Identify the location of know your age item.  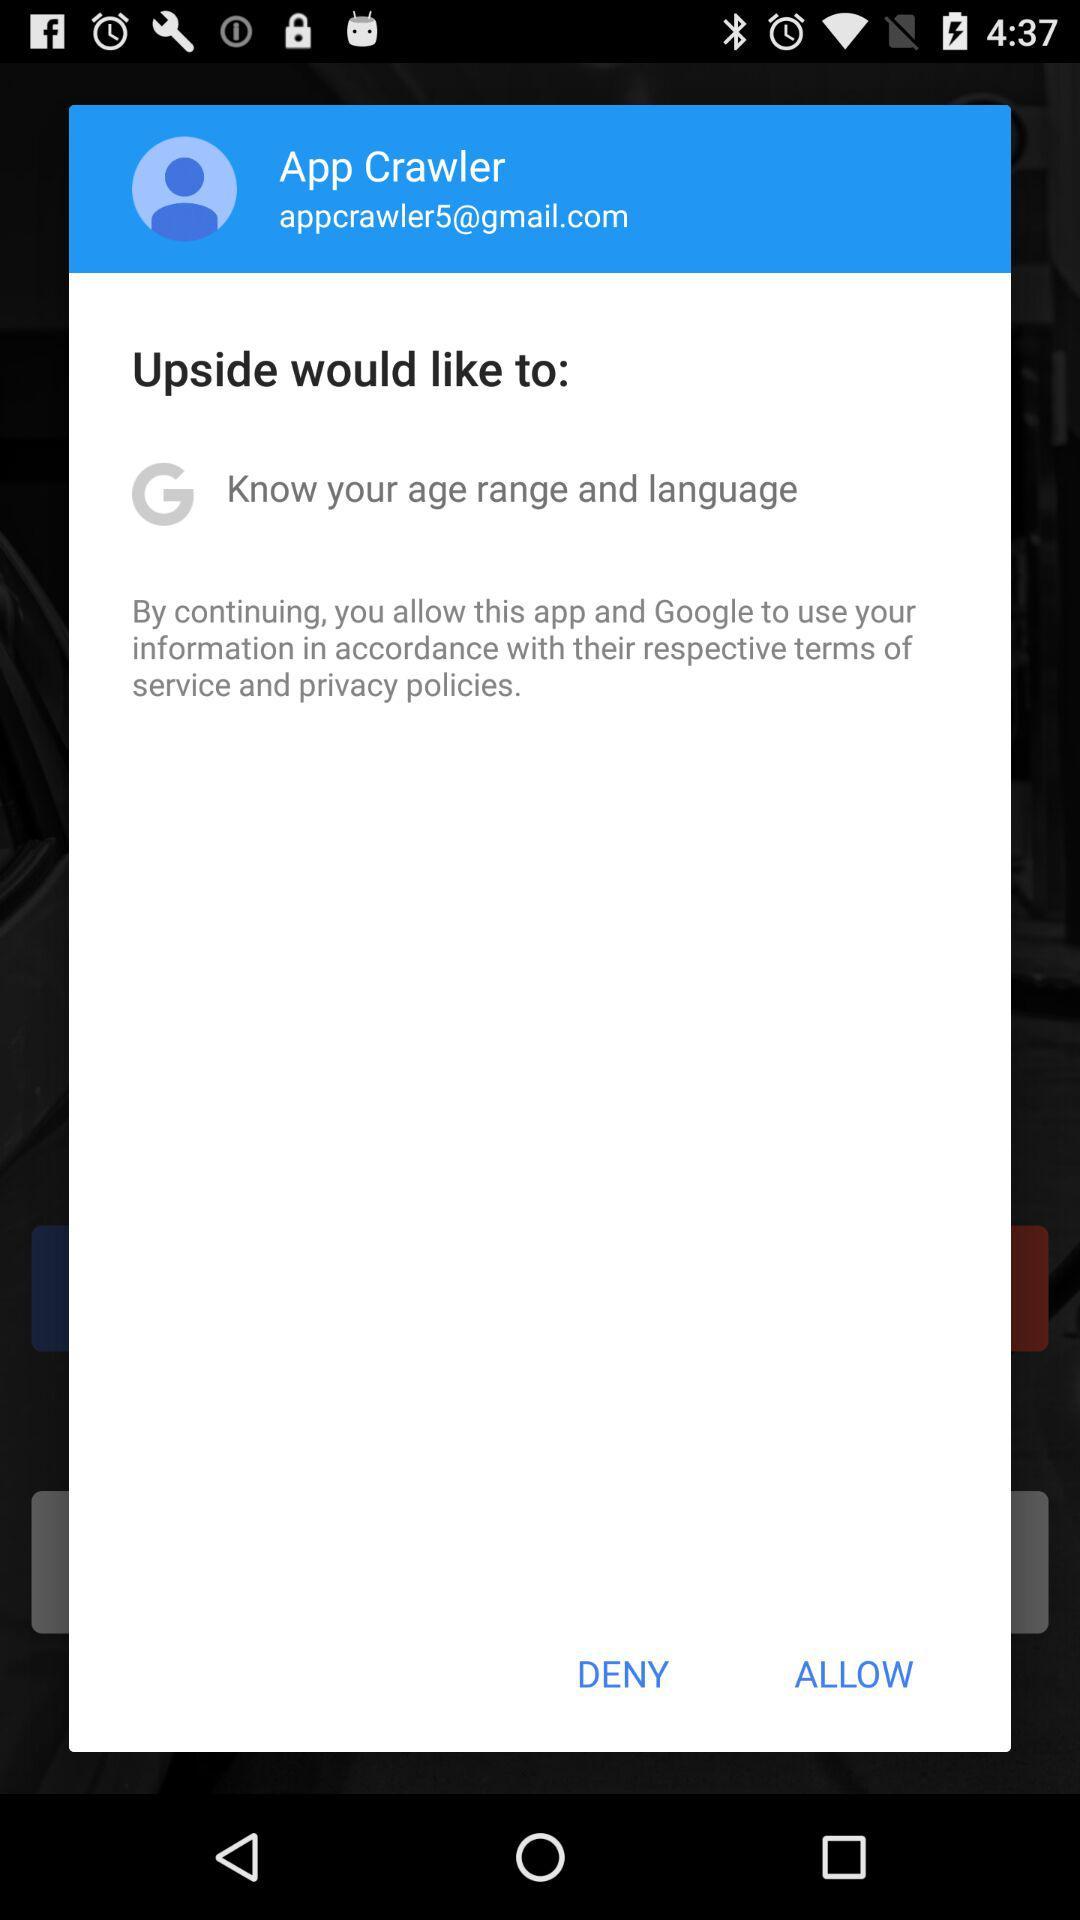
(511, 487).